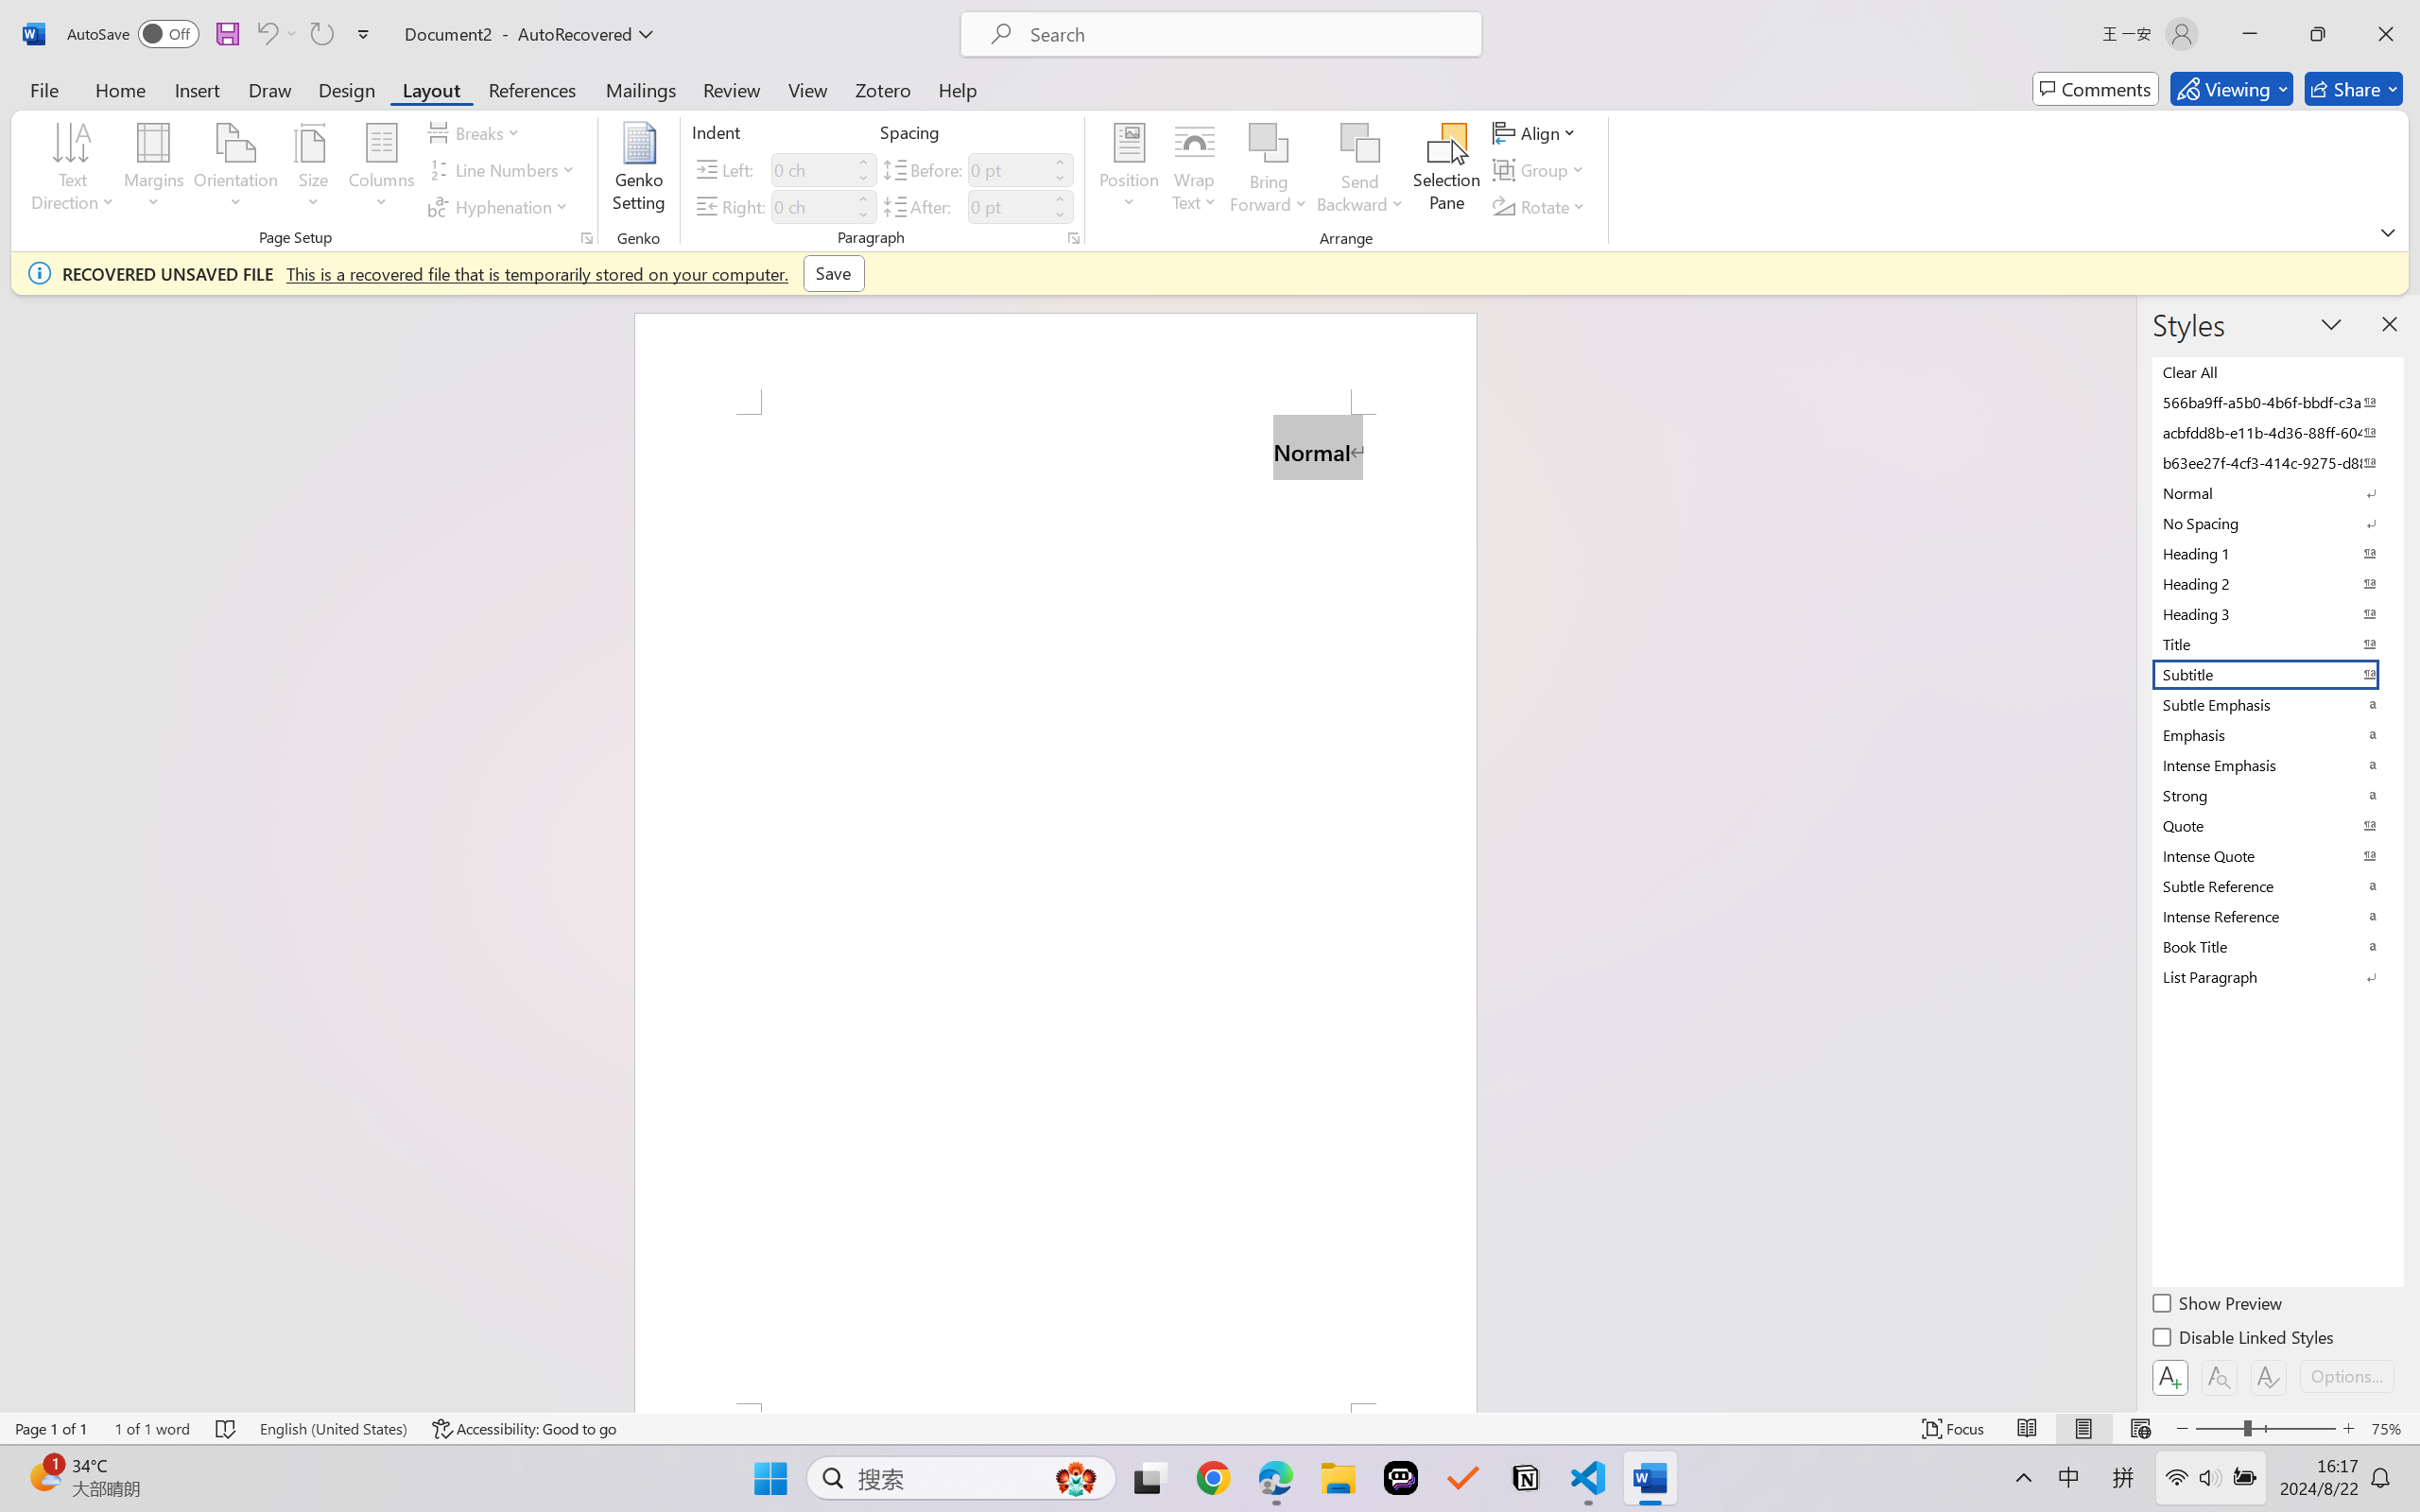  What do you see at coordinates (1540, 170) in the screenshot?
I see `'Group'` at bounding box center [1540, 170].